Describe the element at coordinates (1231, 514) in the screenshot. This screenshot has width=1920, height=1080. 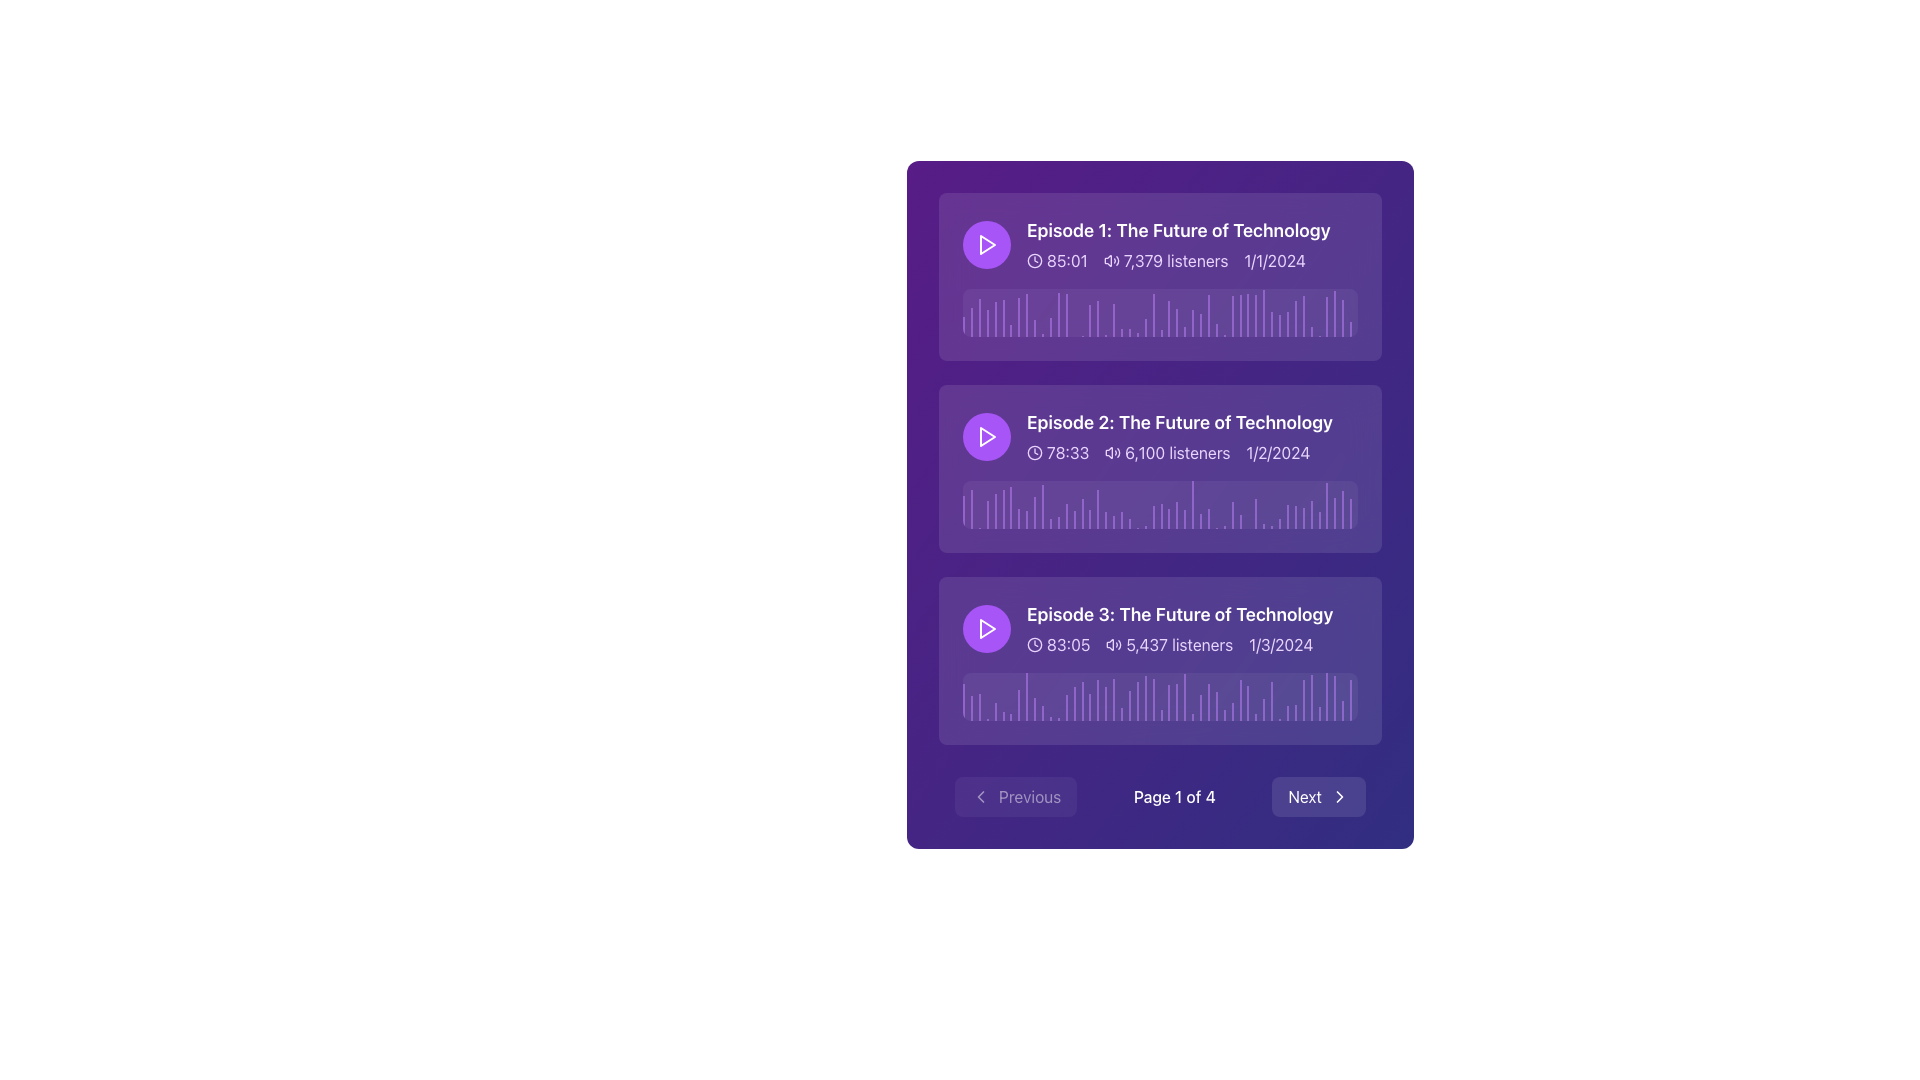
I see `the 35th vertical purple bar in the graphical audio waveform representation within the playlist UI` at that location.